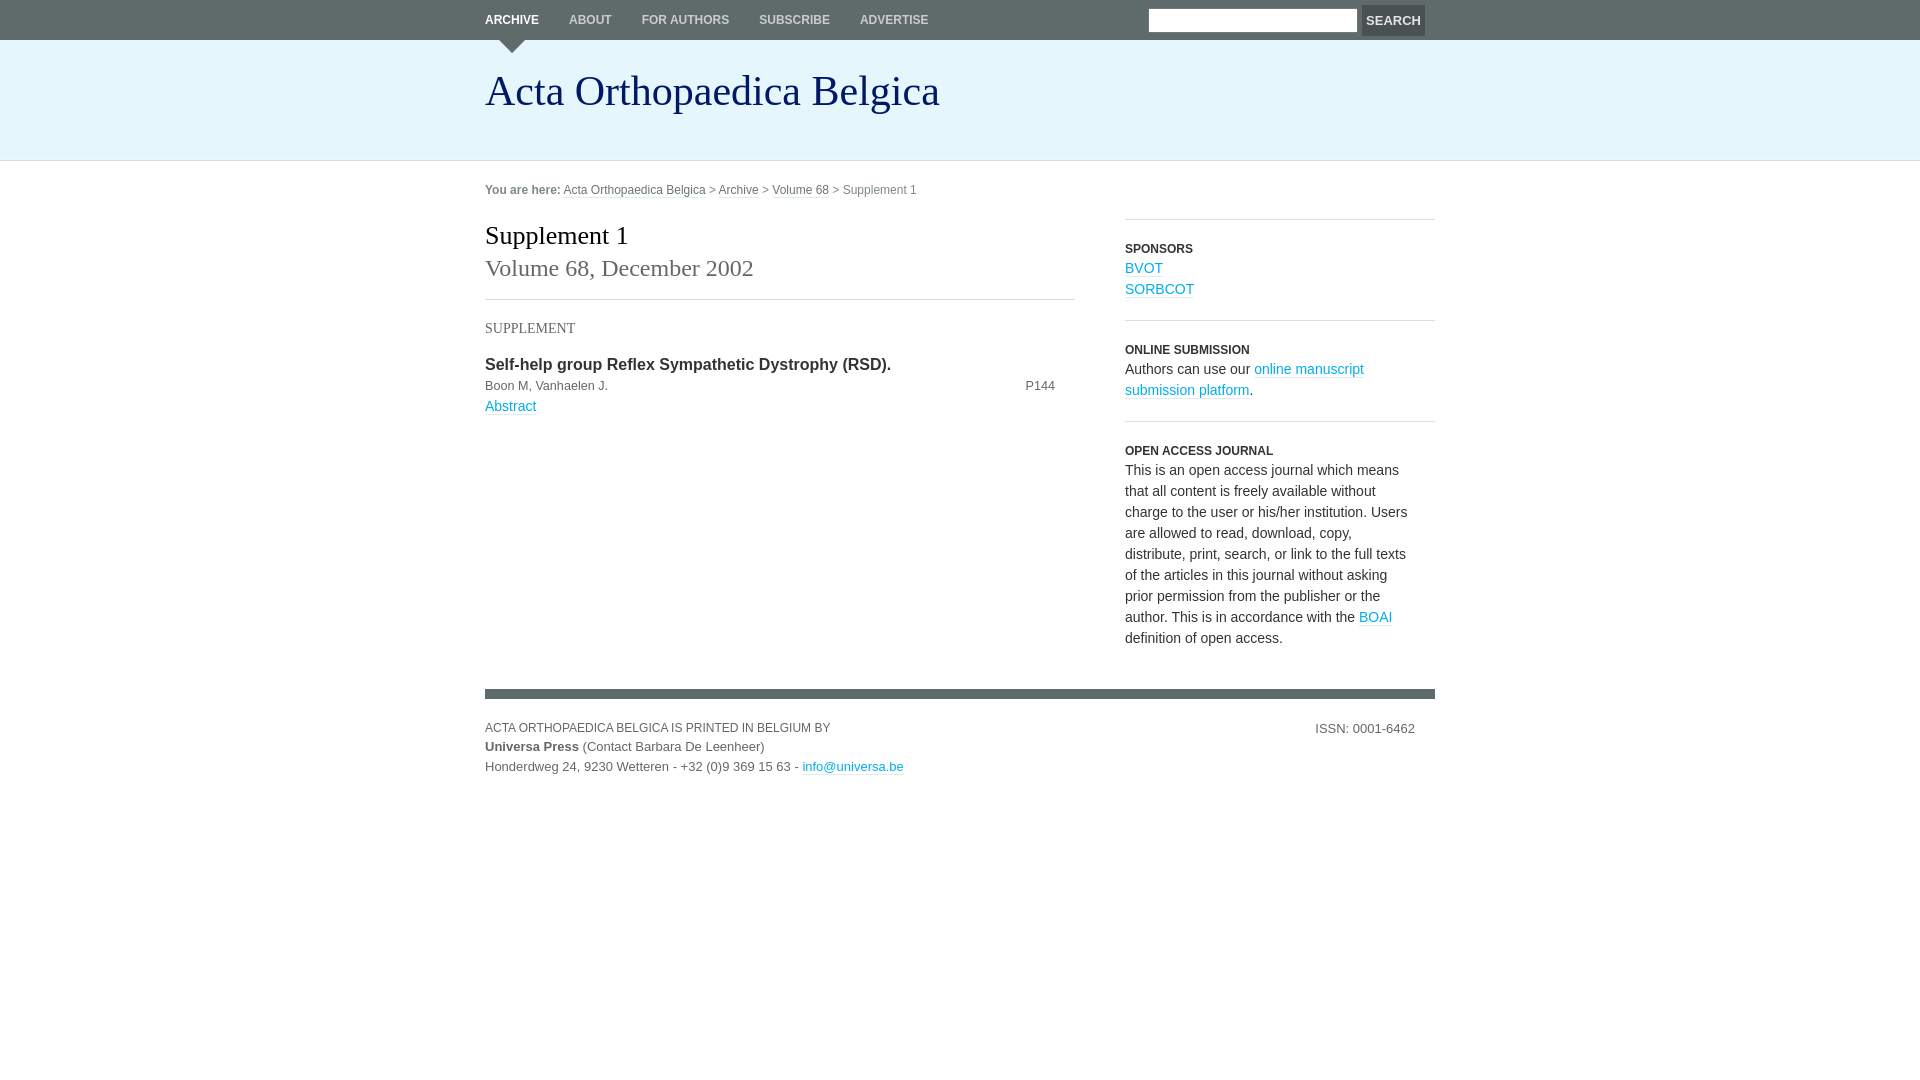 The width and height of the screenshot is (1920, 1080). I want to click on 'Search', so click(1392, 20).